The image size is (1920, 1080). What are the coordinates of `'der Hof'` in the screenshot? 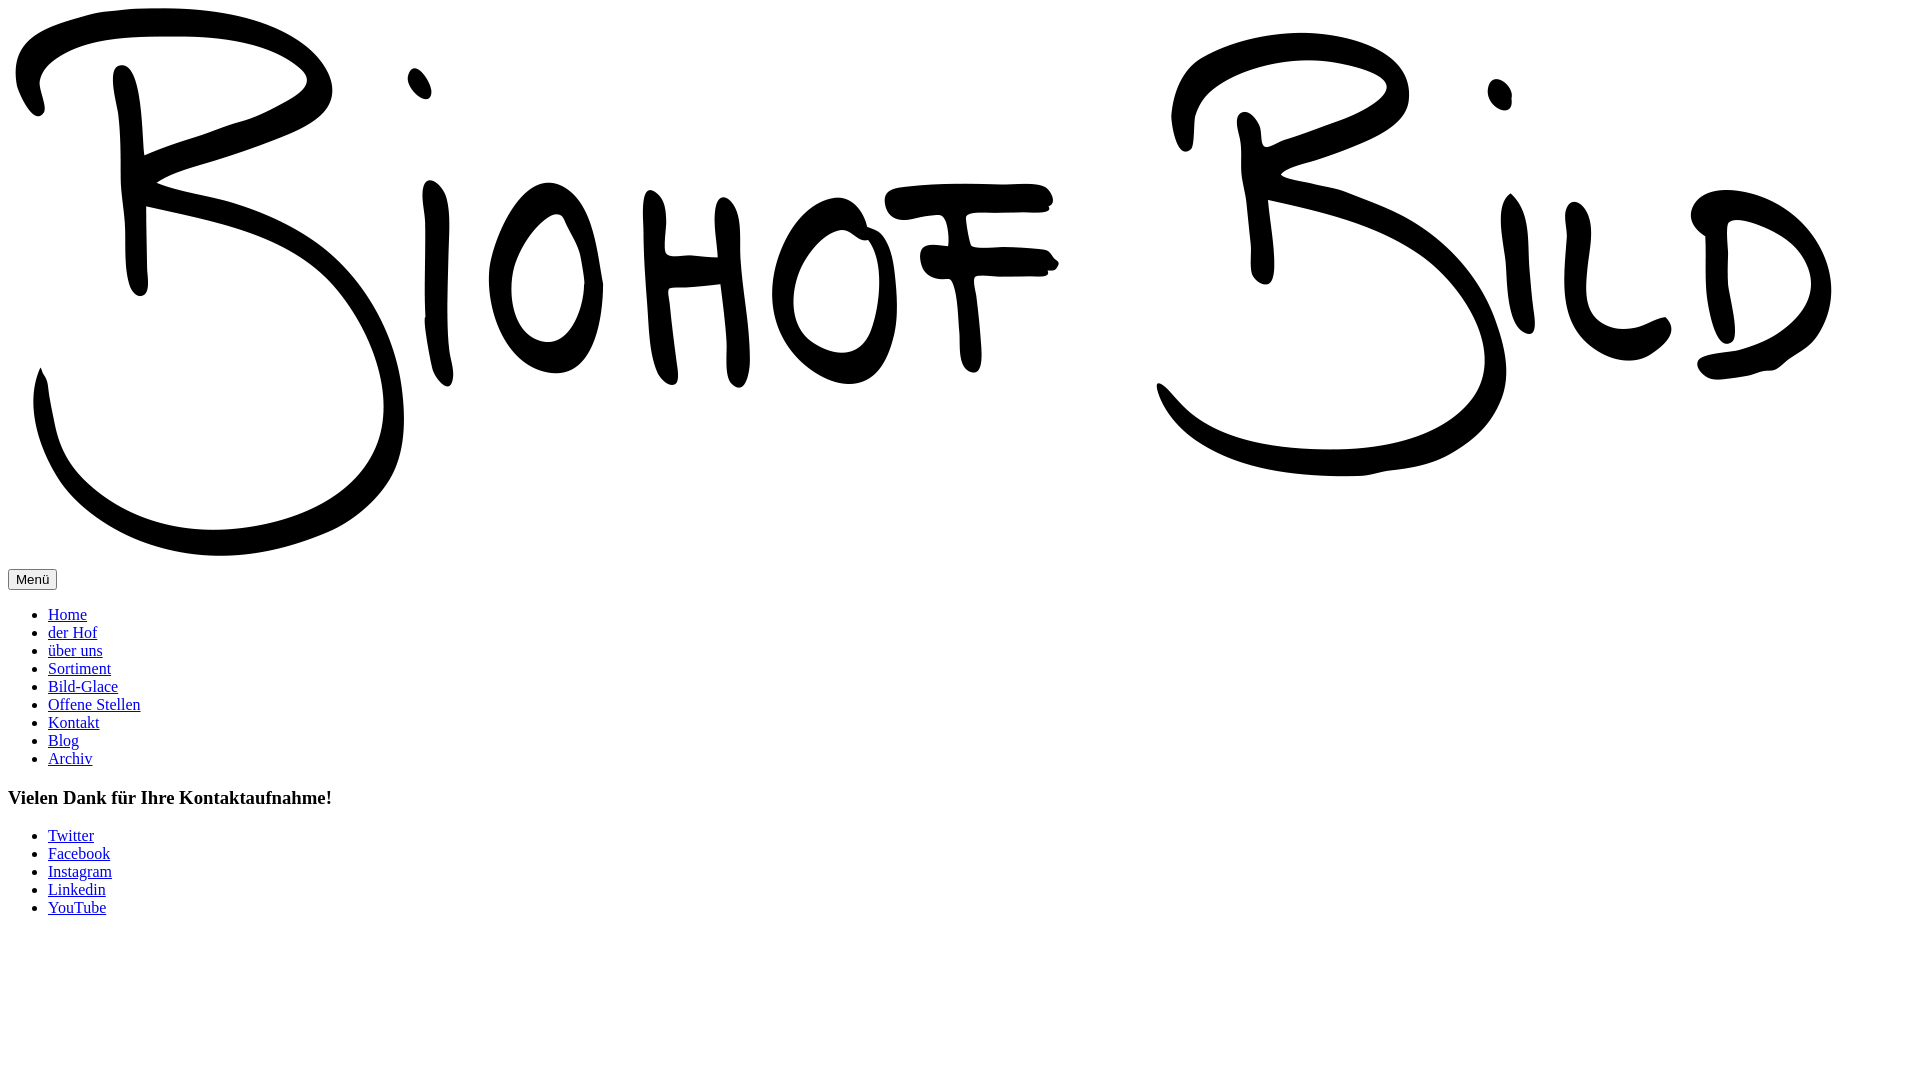 It's located at (72, 632).